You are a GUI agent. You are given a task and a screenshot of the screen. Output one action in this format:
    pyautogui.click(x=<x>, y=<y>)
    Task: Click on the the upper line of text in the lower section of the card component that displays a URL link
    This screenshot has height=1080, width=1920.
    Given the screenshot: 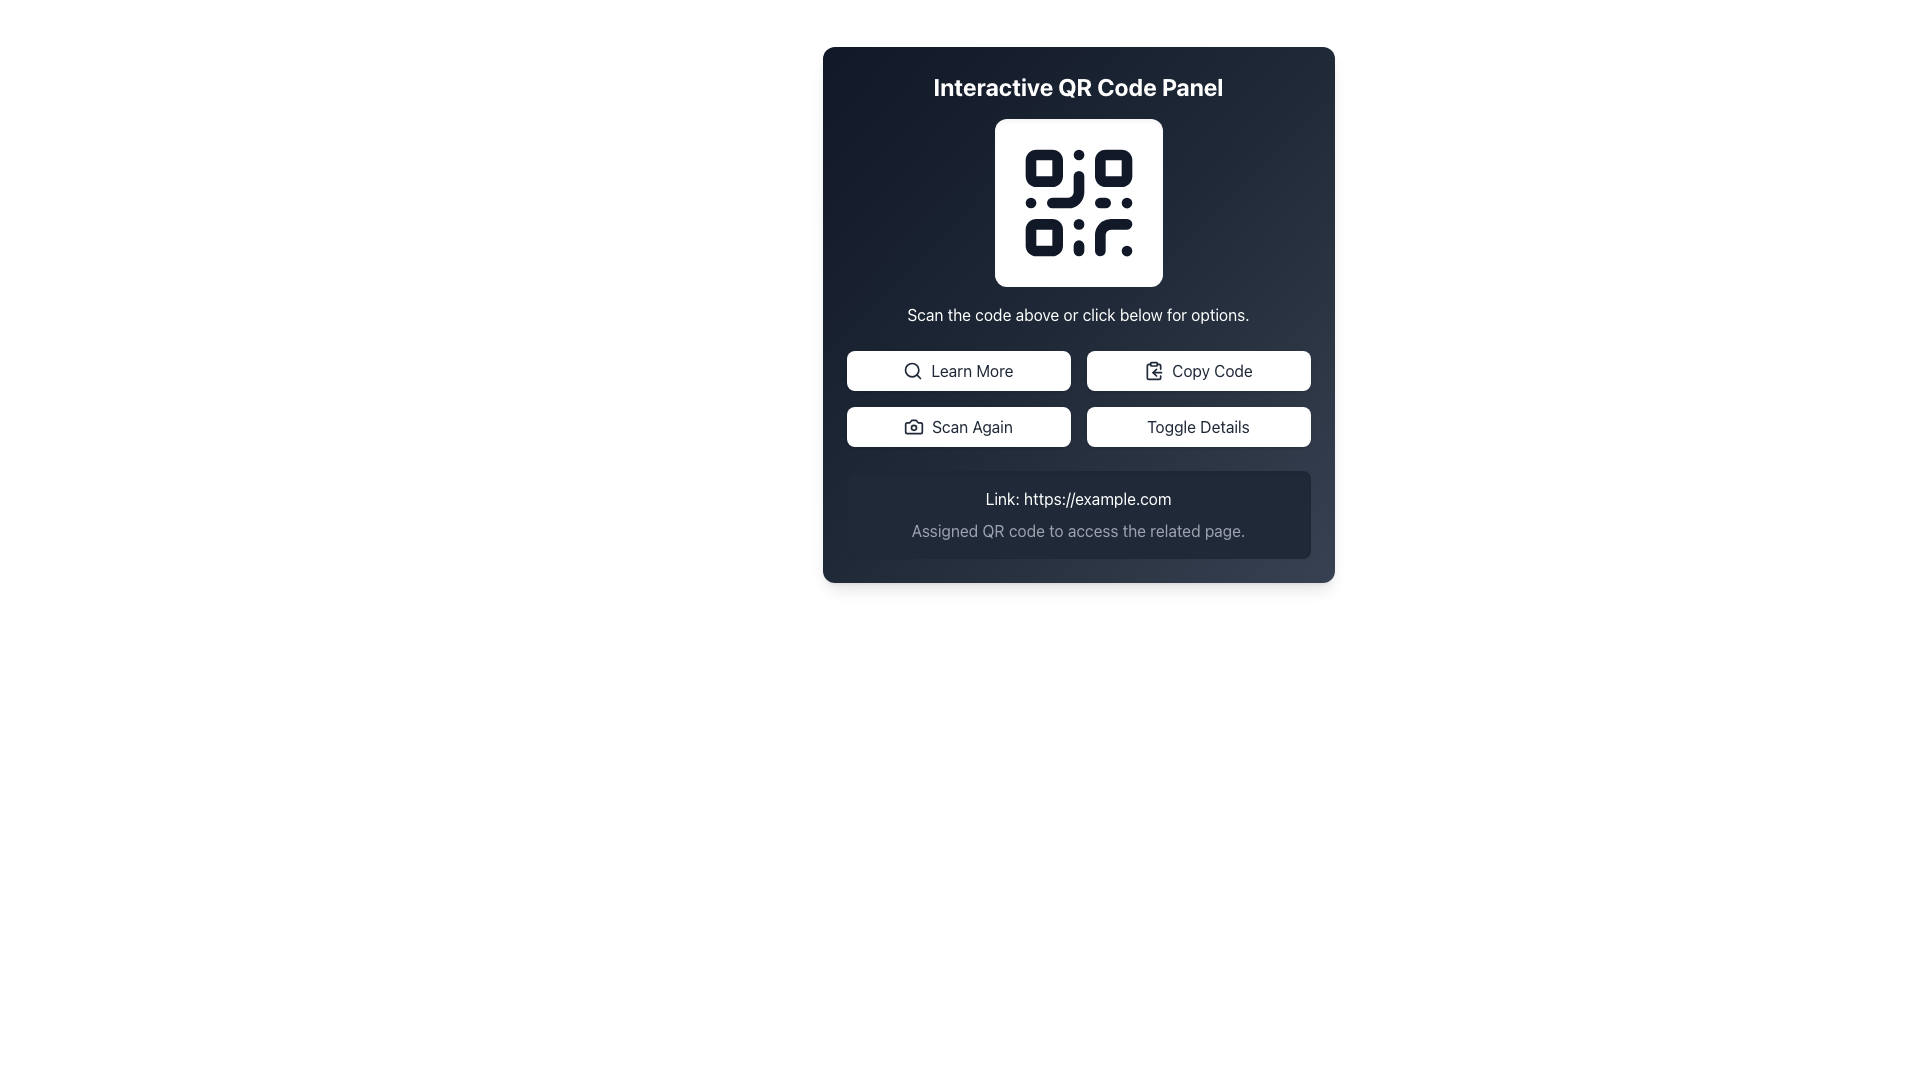 What is the action you would take?
    pyautogui.click(x=1077, y=497)
    